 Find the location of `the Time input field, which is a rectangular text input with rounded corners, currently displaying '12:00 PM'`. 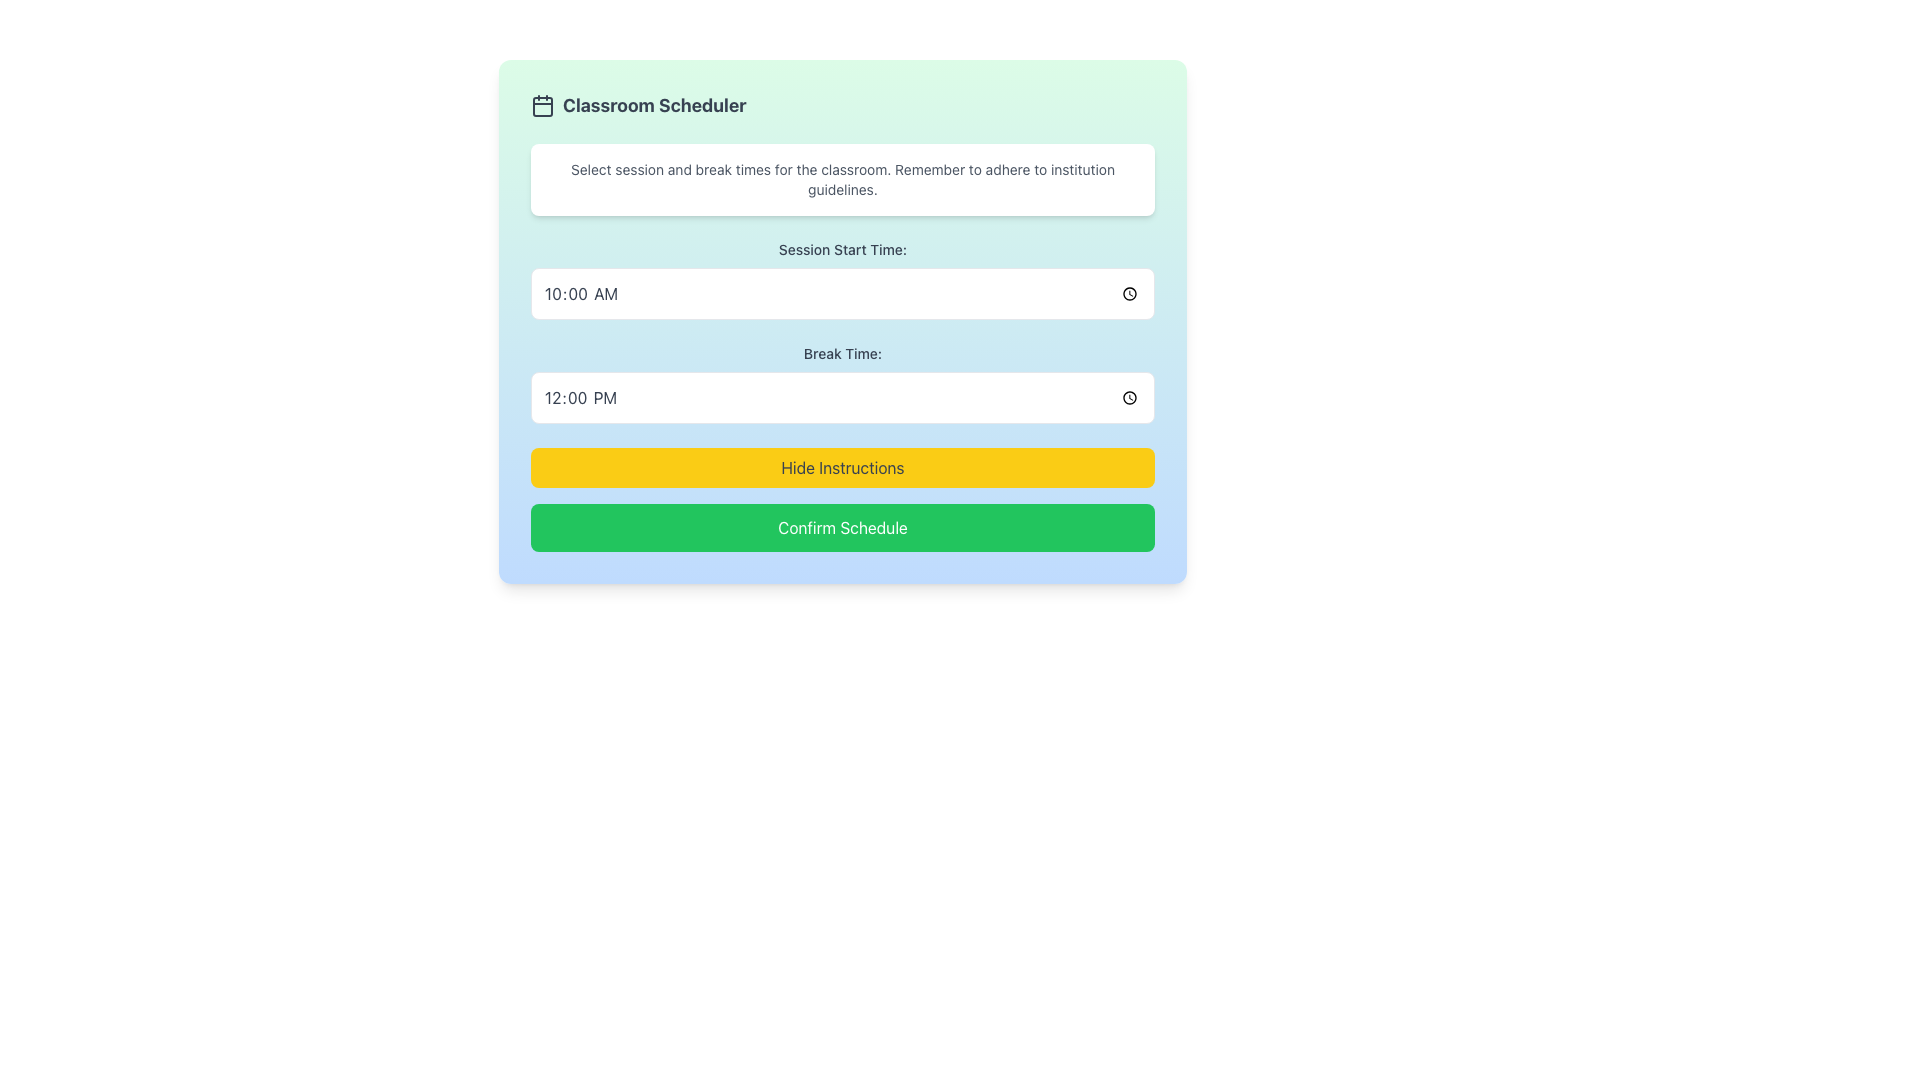

the Time input field, which is a rectangular text input with rounded corners, currently displaying '12:00 PM' is located at coordinates (843, 397).